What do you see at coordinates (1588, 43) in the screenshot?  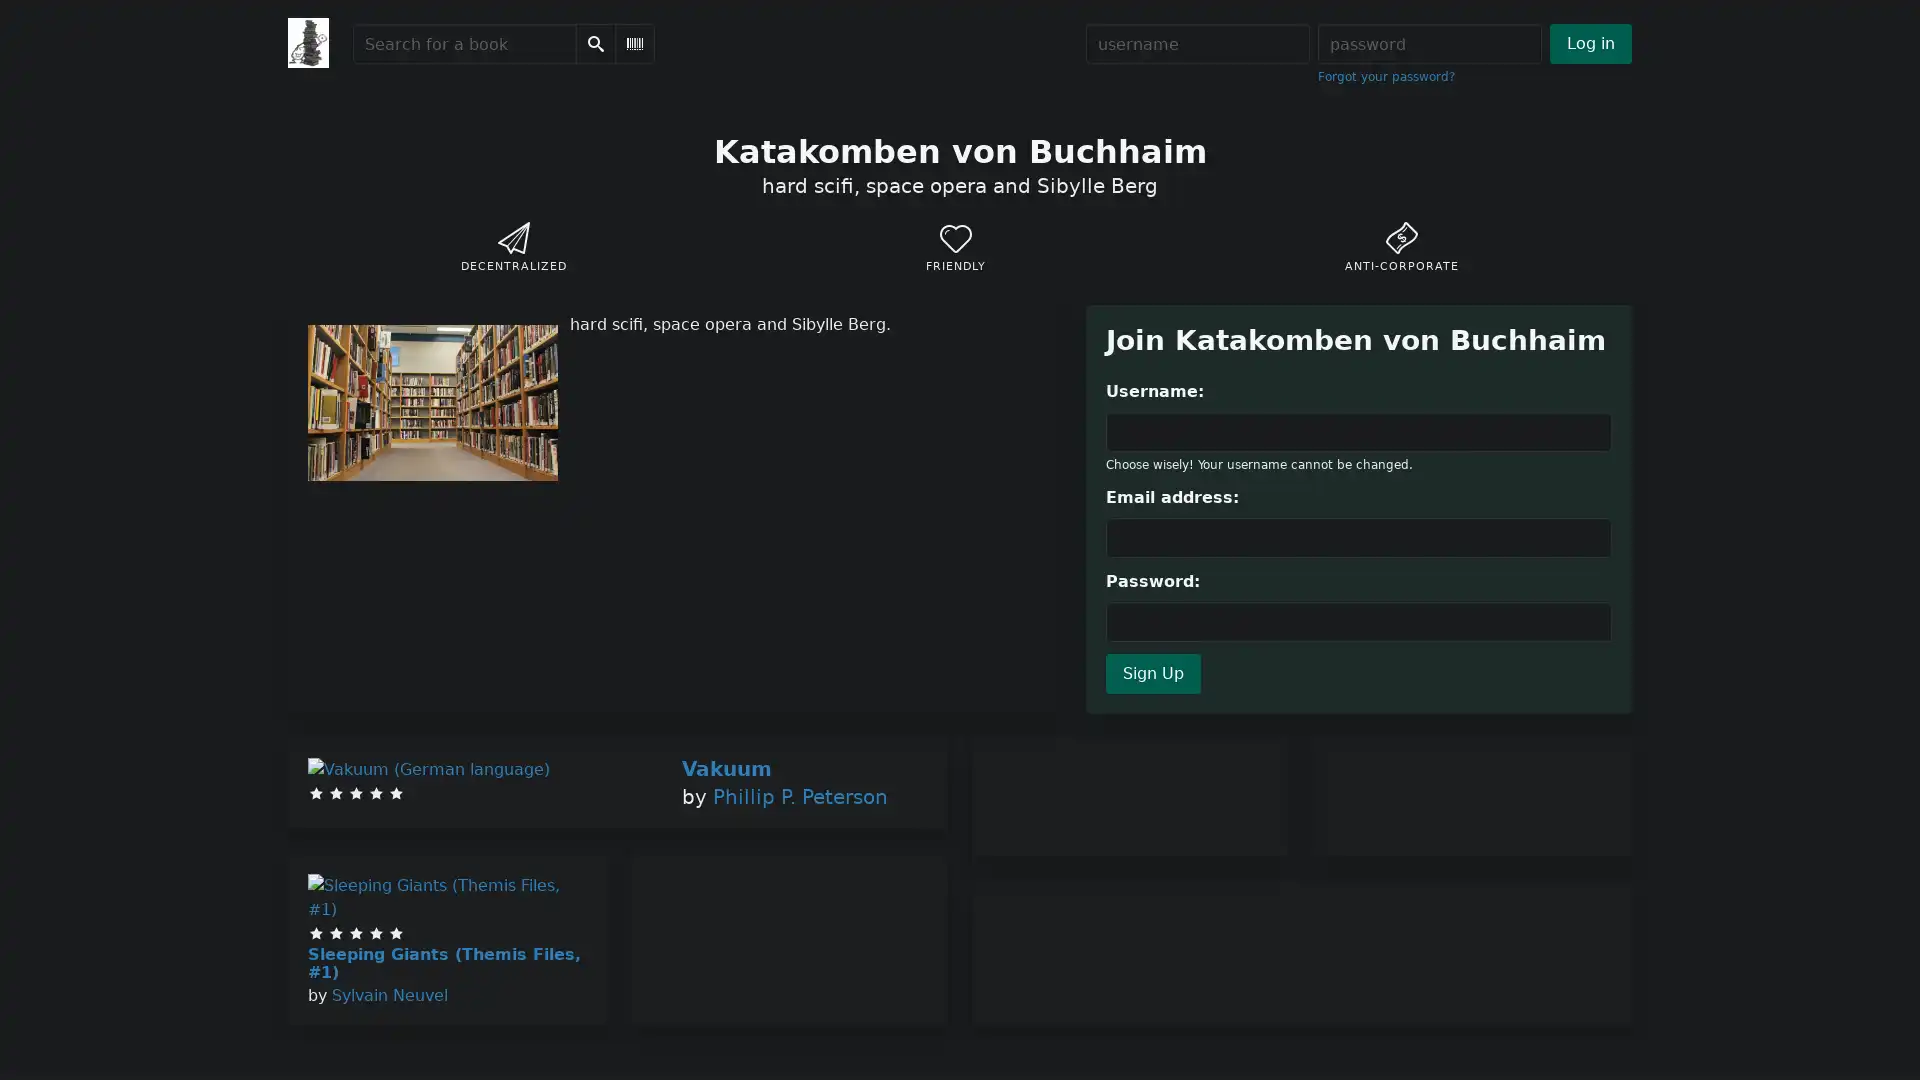 I see `Log in` at bounding box center [1588, 43].